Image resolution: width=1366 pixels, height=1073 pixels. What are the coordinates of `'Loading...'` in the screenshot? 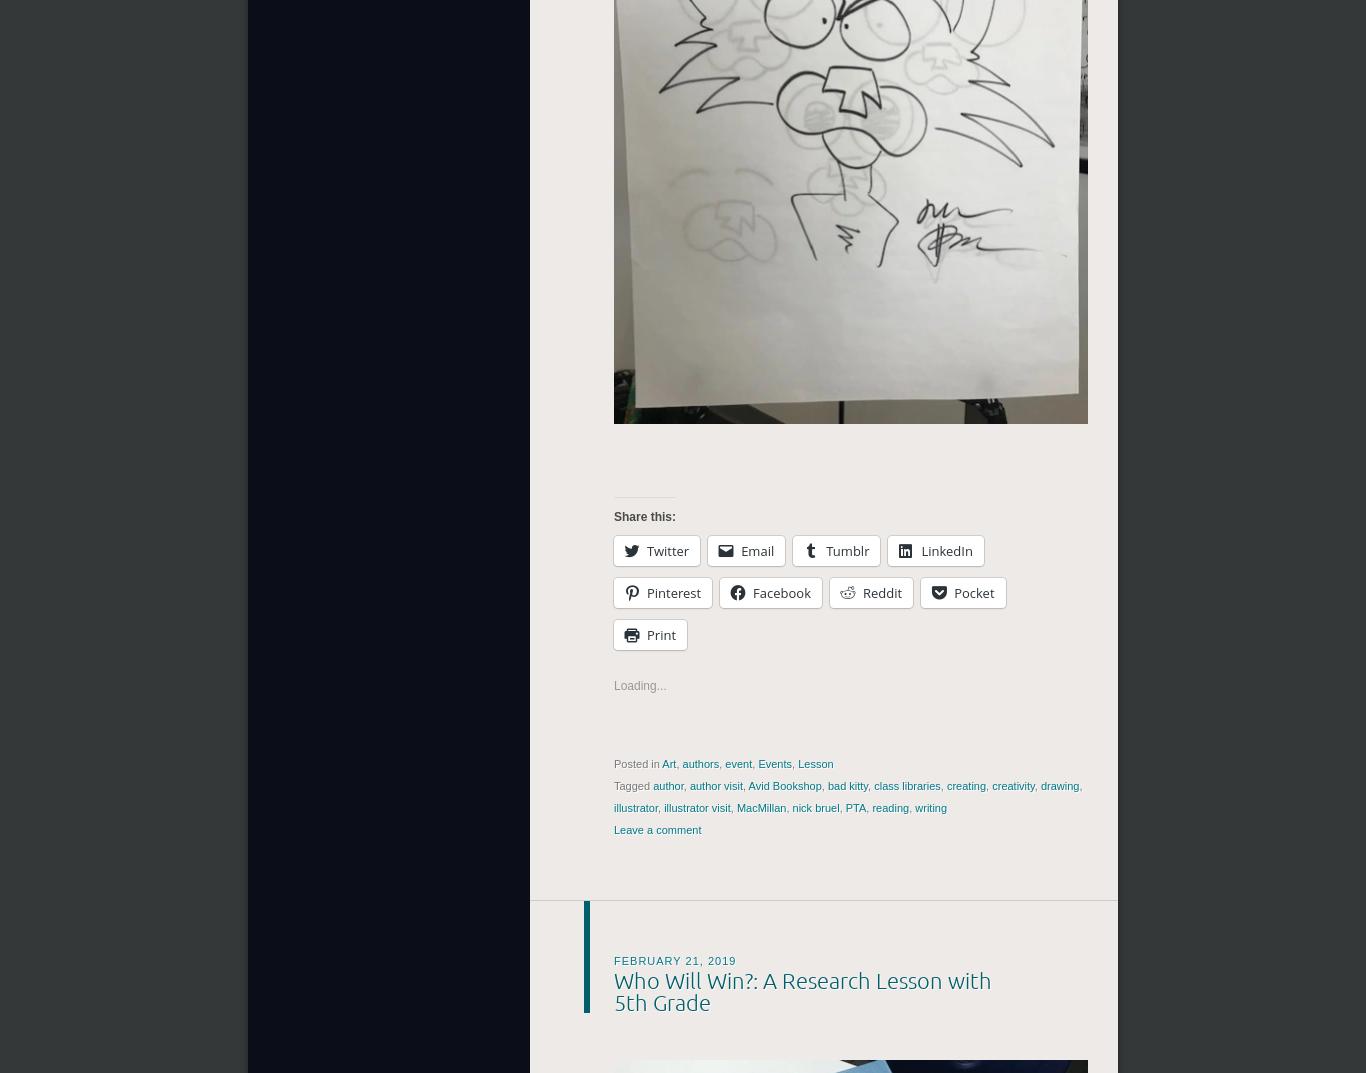 It's located at (613, 685).